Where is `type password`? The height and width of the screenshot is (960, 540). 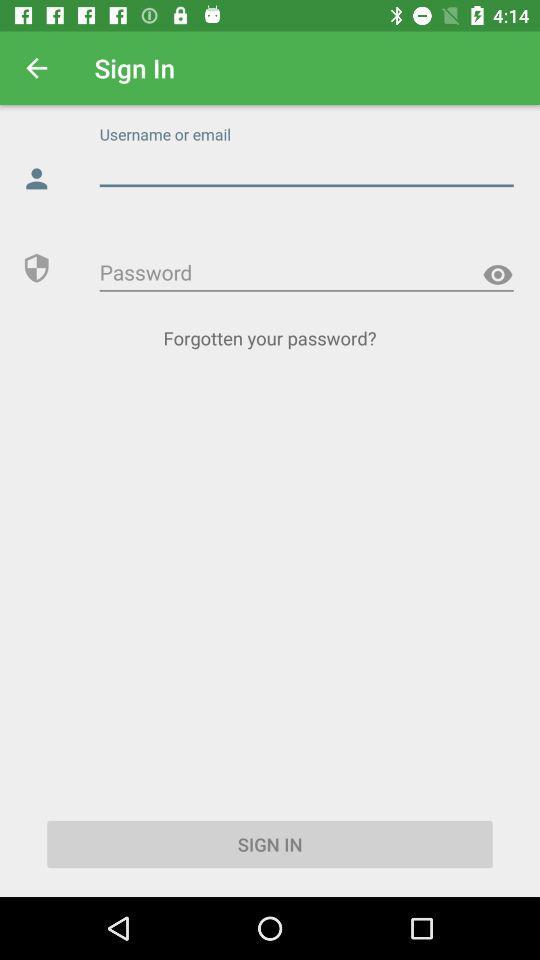 type password is located at coordinates (306, 272).